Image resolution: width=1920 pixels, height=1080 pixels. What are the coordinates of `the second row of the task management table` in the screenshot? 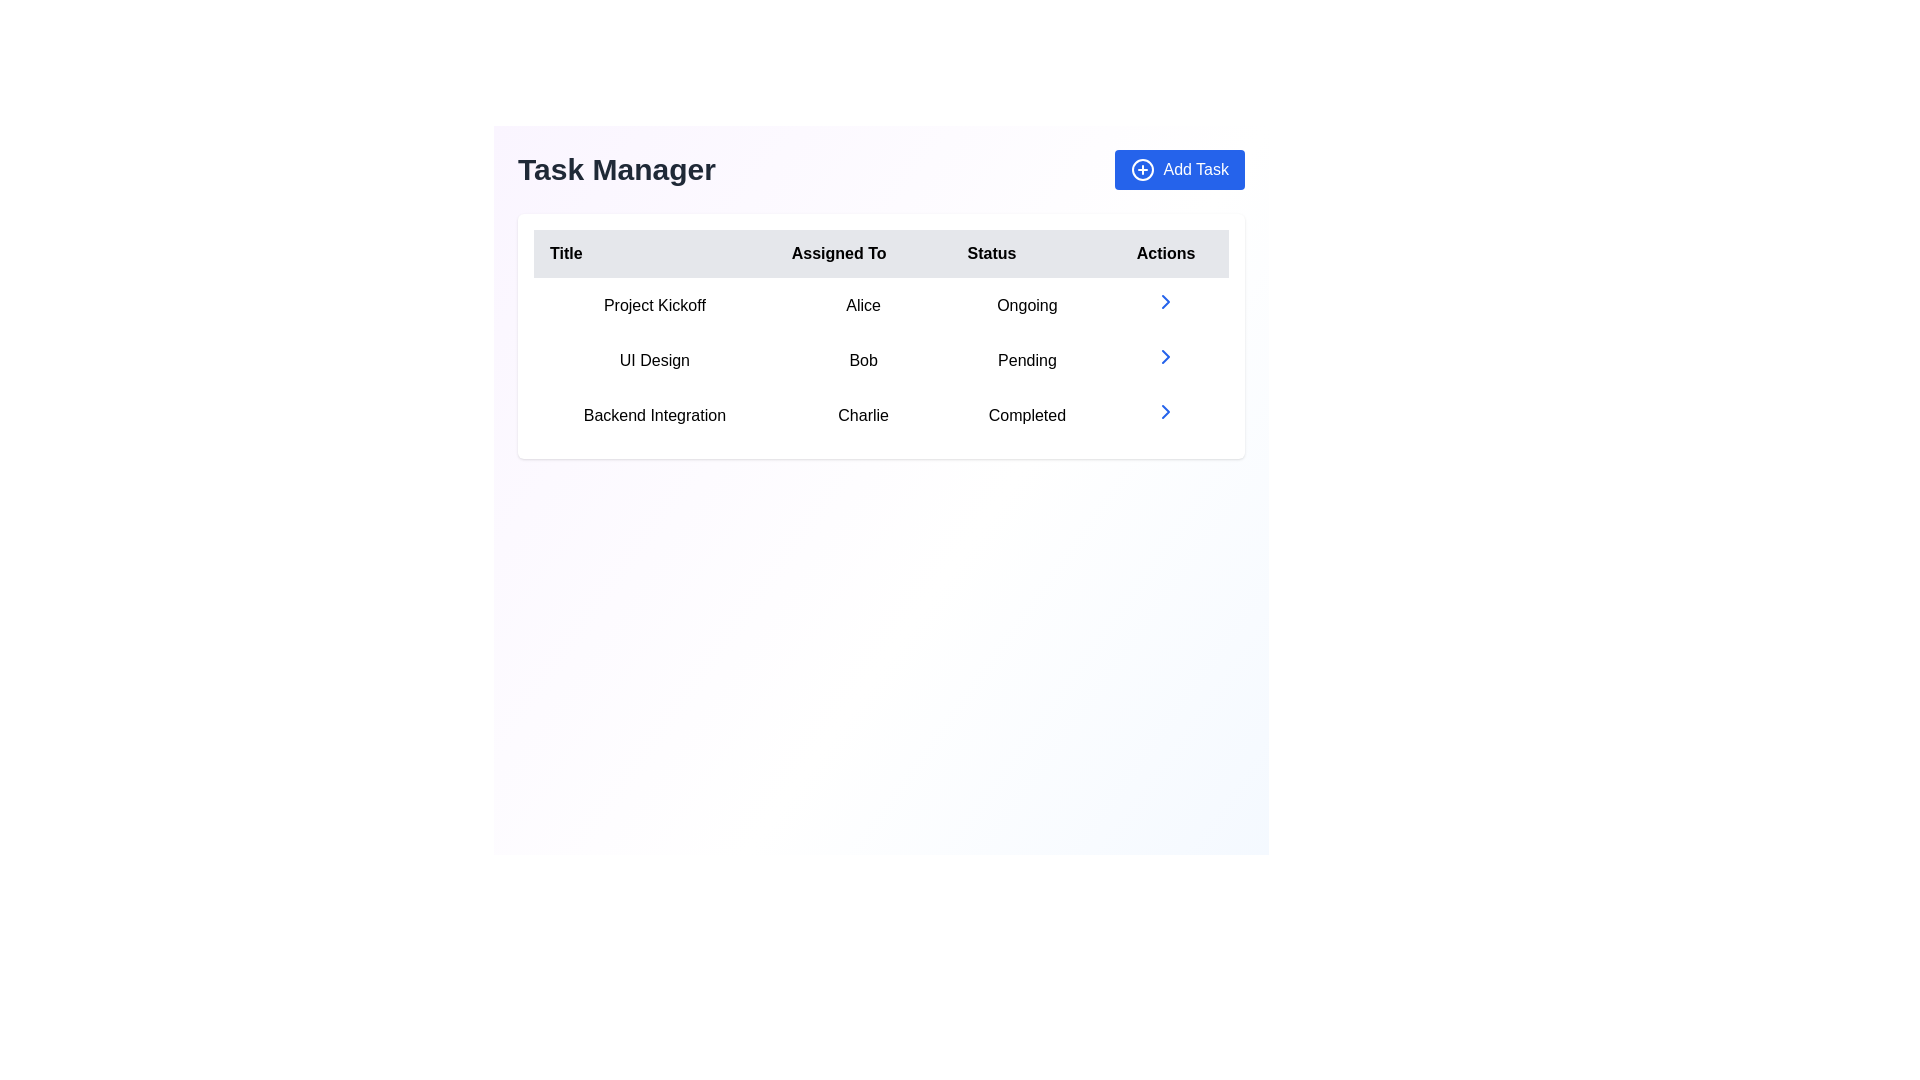 It's located at (880, 360).